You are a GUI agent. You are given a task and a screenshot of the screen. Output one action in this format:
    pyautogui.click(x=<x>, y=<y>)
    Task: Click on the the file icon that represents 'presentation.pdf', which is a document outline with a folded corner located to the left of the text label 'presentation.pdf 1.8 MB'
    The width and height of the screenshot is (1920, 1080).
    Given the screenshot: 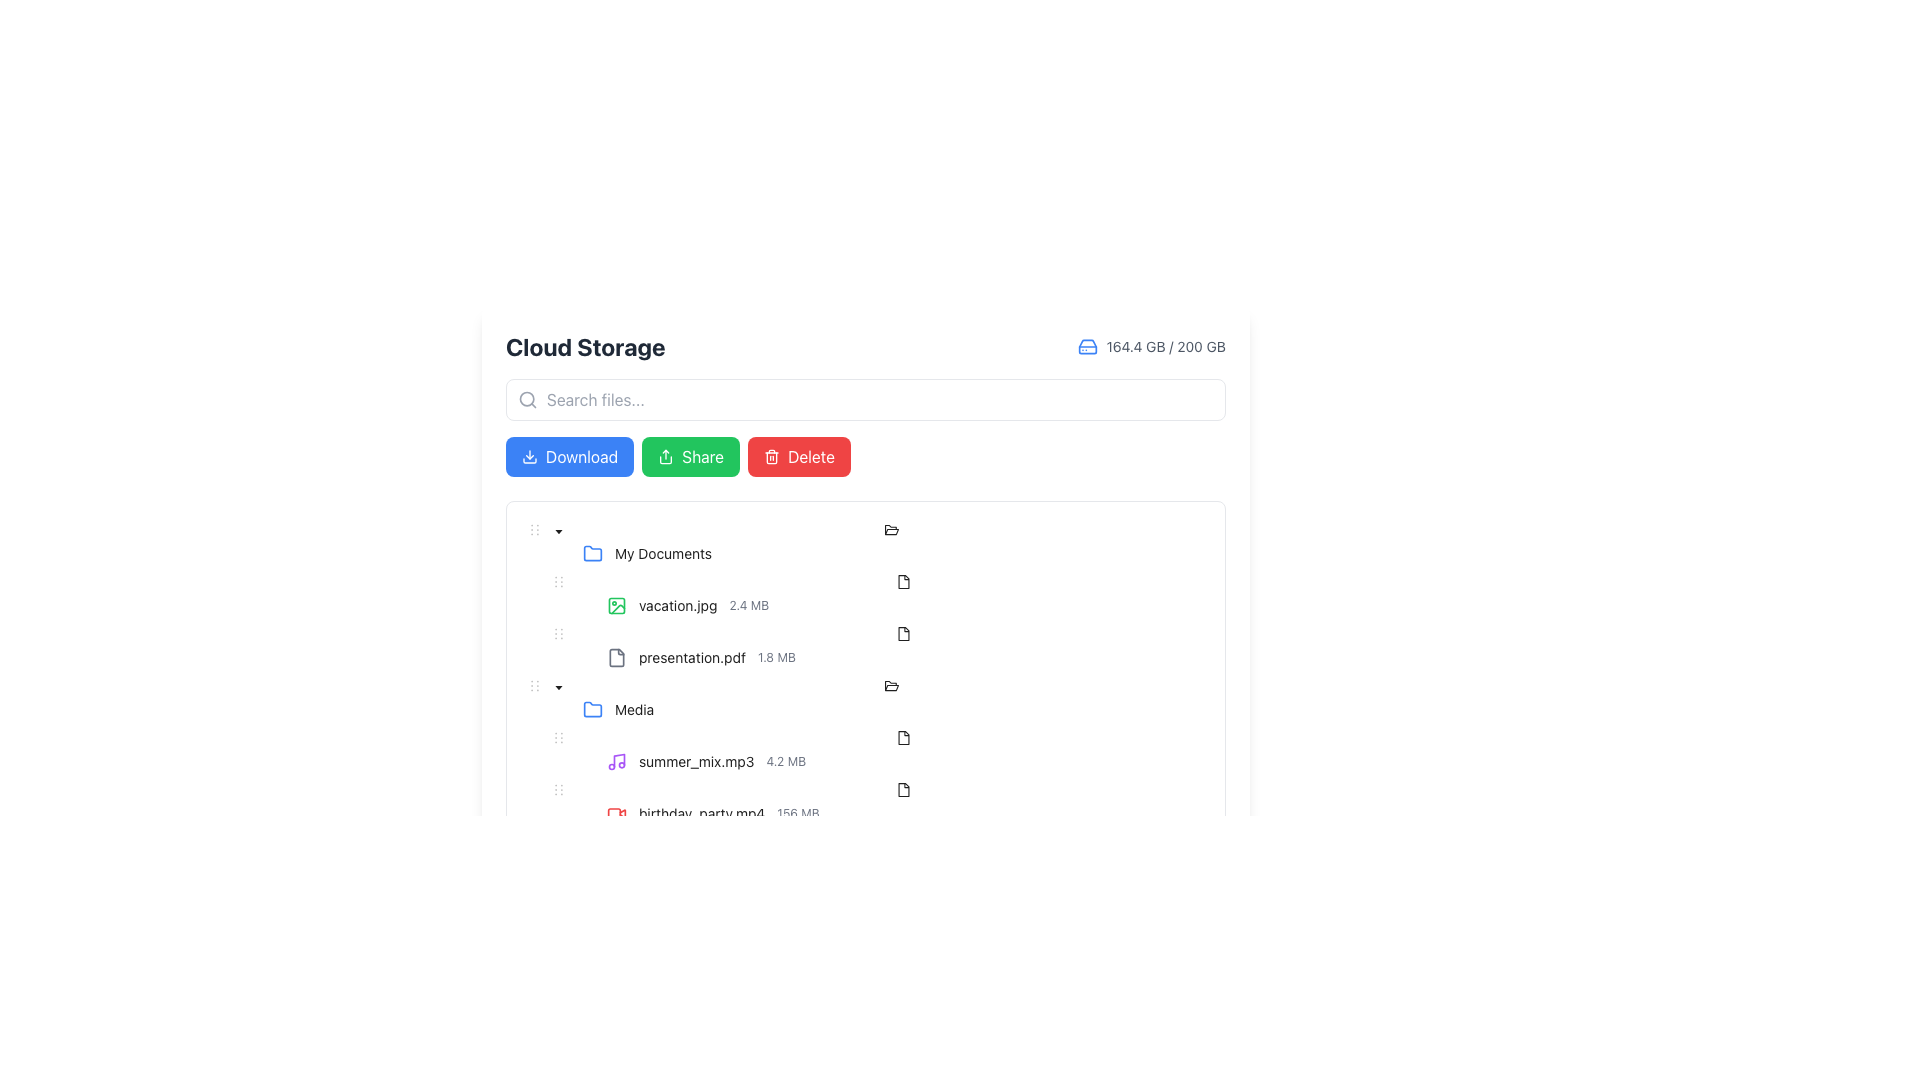 What is the action you would take?
    pyautogui.click(x=902, y=633)
    